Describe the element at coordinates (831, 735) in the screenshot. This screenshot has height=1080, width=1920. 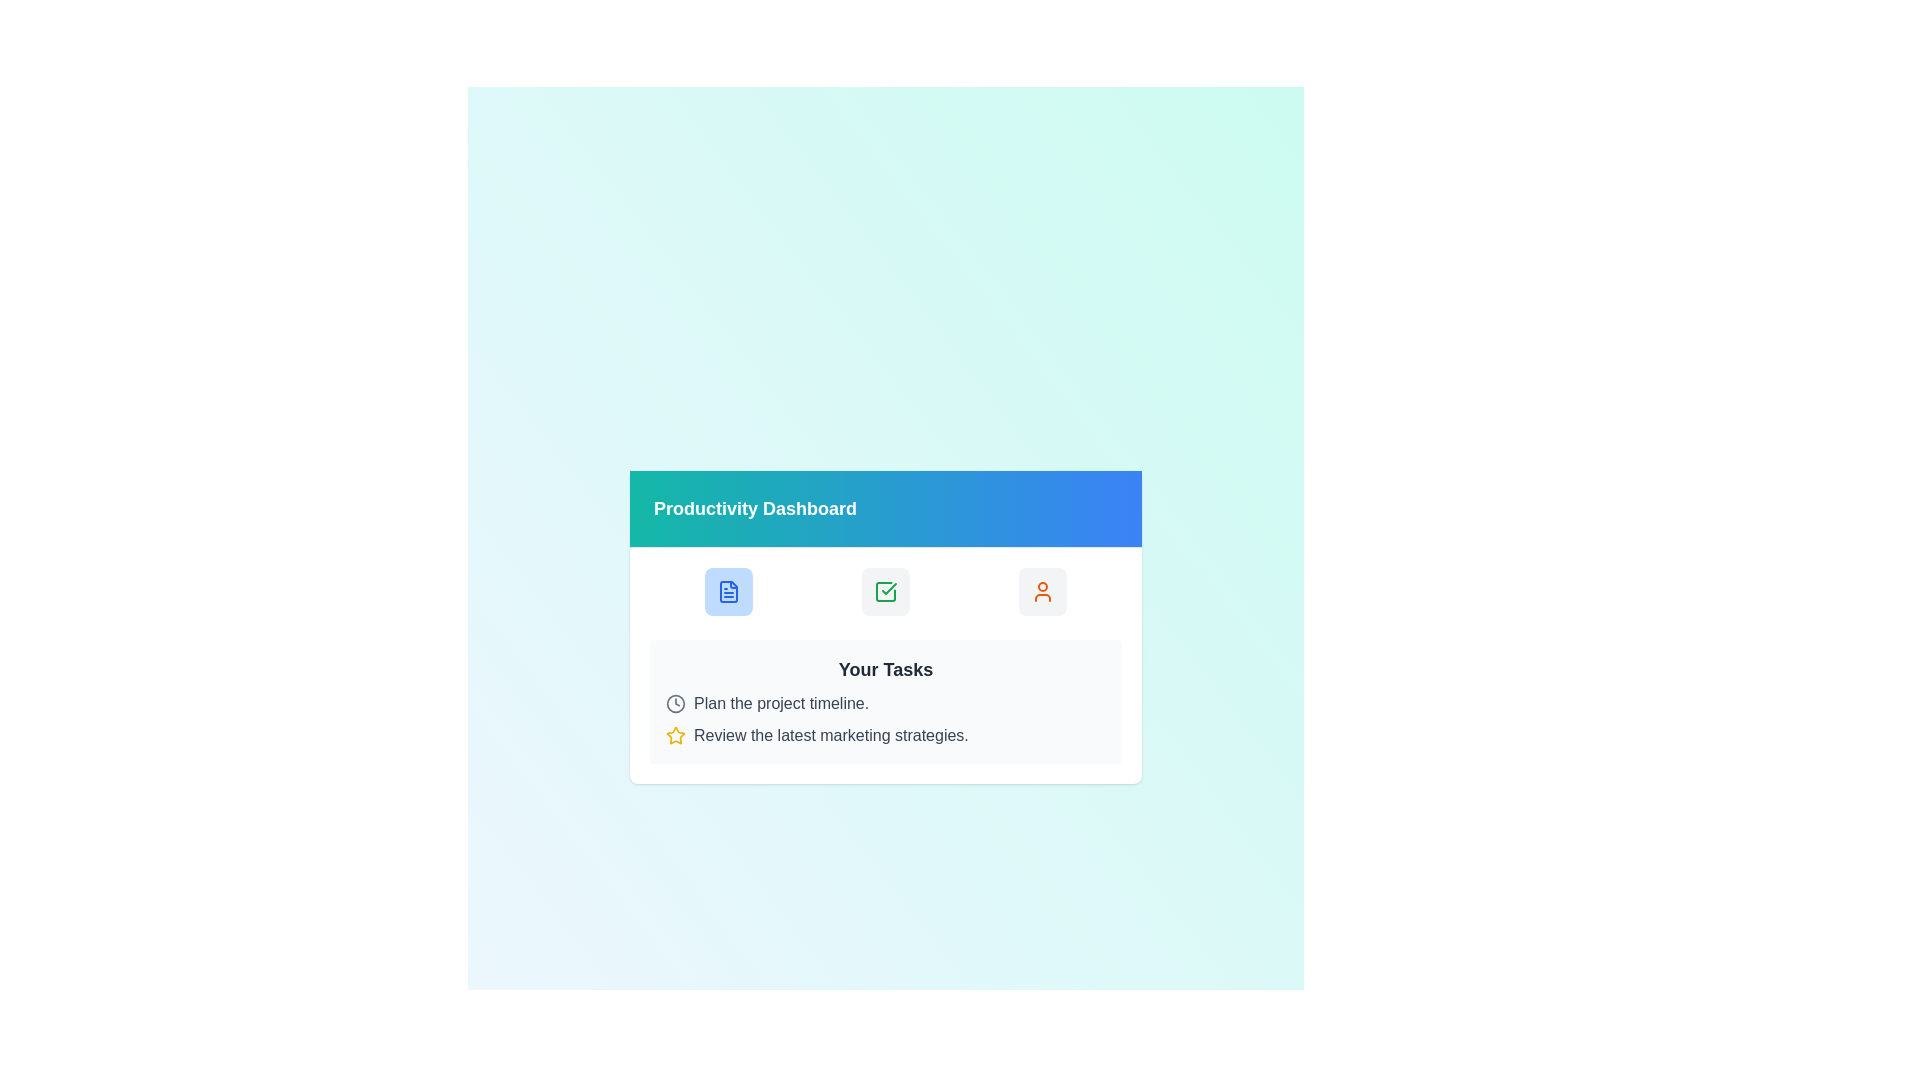
I see `the text label stating 'Review the latest marketing strategies.' located under the 'Your Tasks' section for focus` at that location.